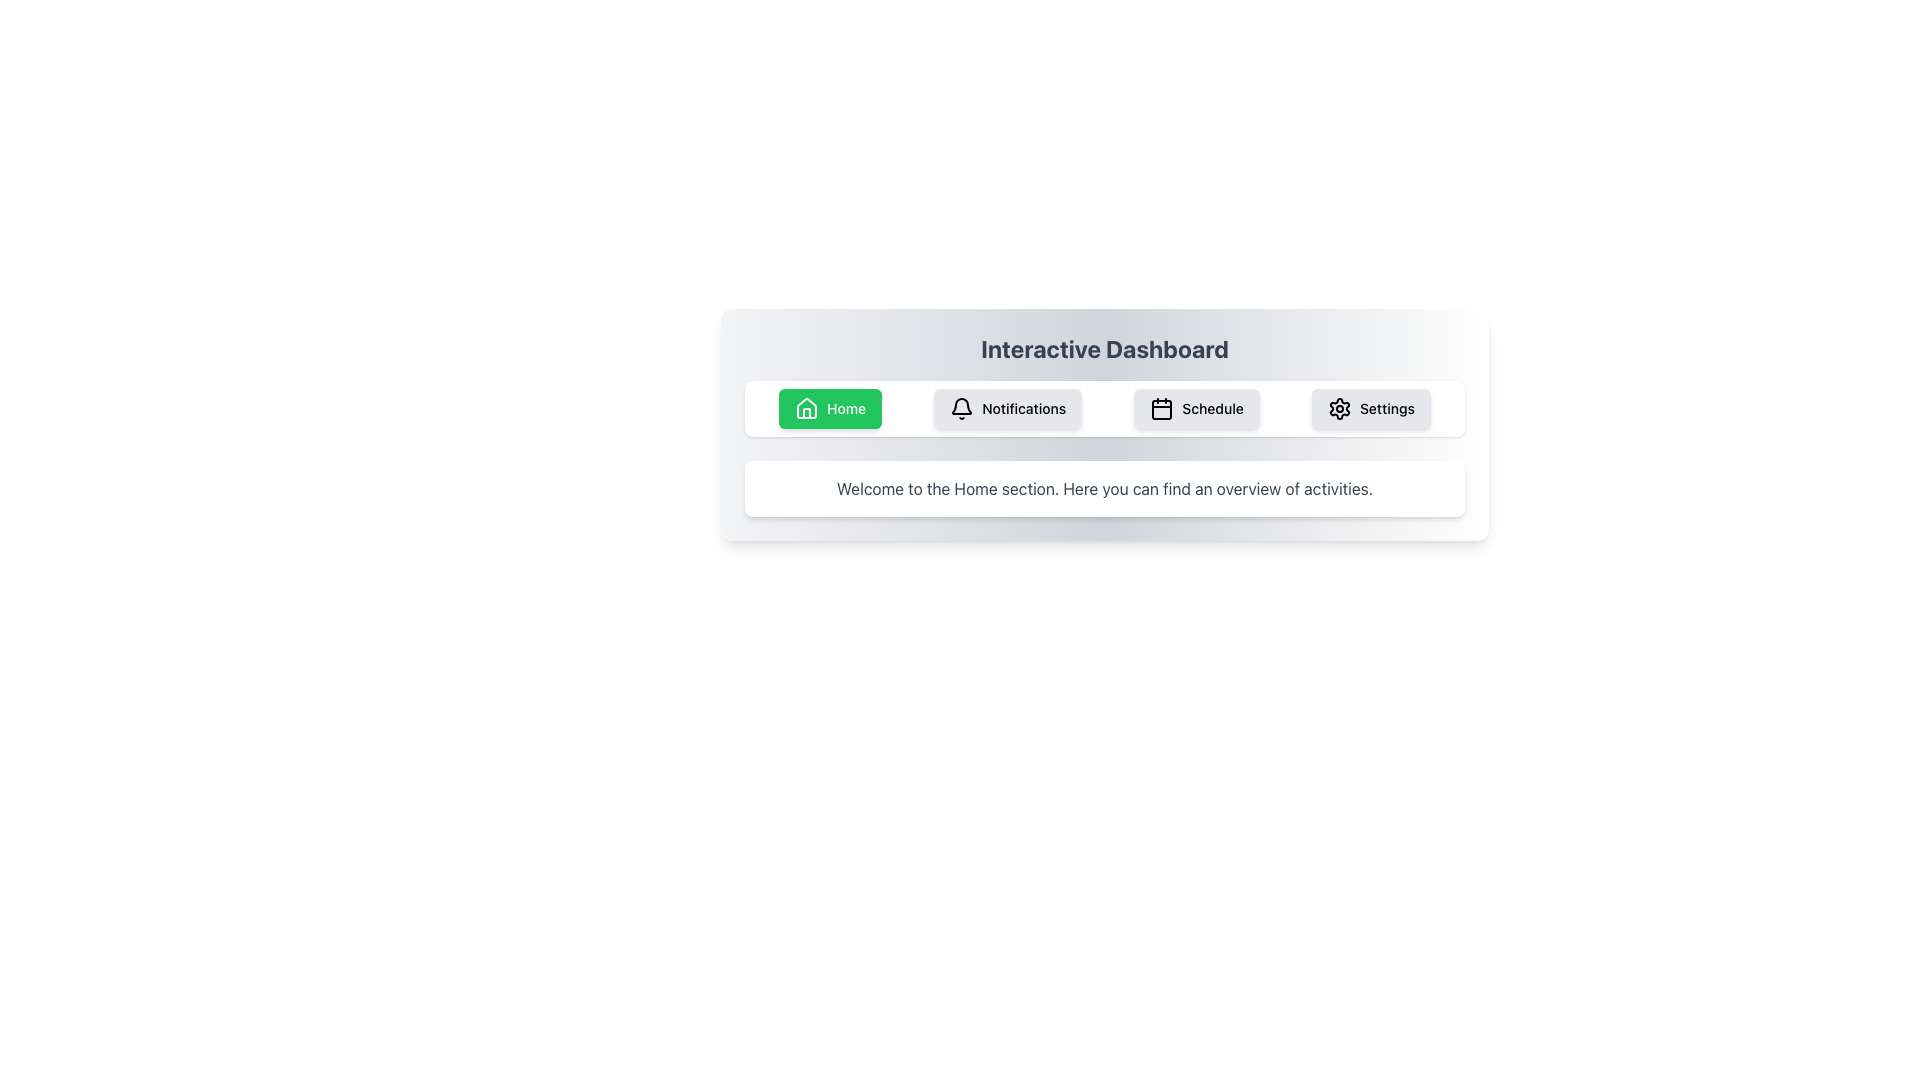 The width and height of the screenshot is (1920, 1080). Describe the element at coordinates (830, 407) in the screenshot. I see `the first button in the horizontal set under the title section labeled 'Interactive Dashboard'` at that location.